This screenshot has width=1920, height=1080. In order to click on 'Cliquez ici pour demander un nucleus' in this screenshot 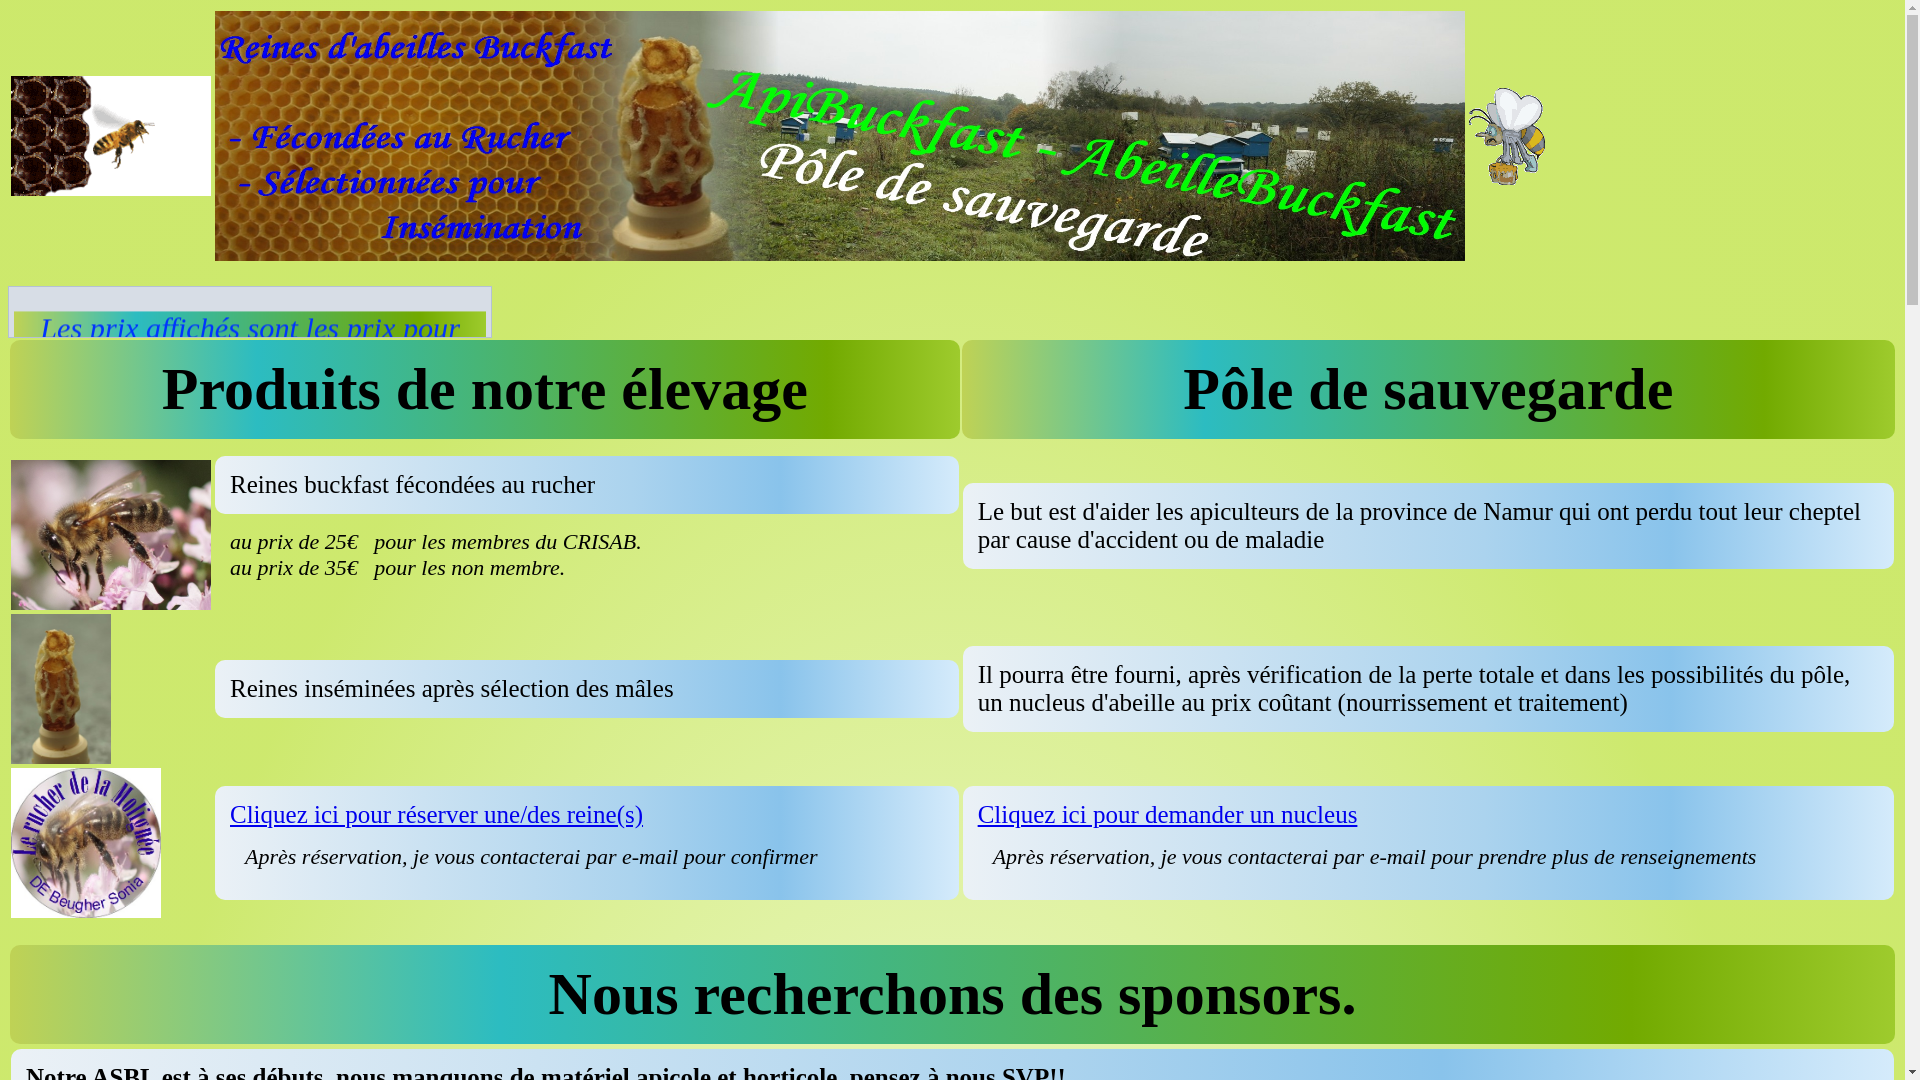, I will do `click(1167, 814)`.